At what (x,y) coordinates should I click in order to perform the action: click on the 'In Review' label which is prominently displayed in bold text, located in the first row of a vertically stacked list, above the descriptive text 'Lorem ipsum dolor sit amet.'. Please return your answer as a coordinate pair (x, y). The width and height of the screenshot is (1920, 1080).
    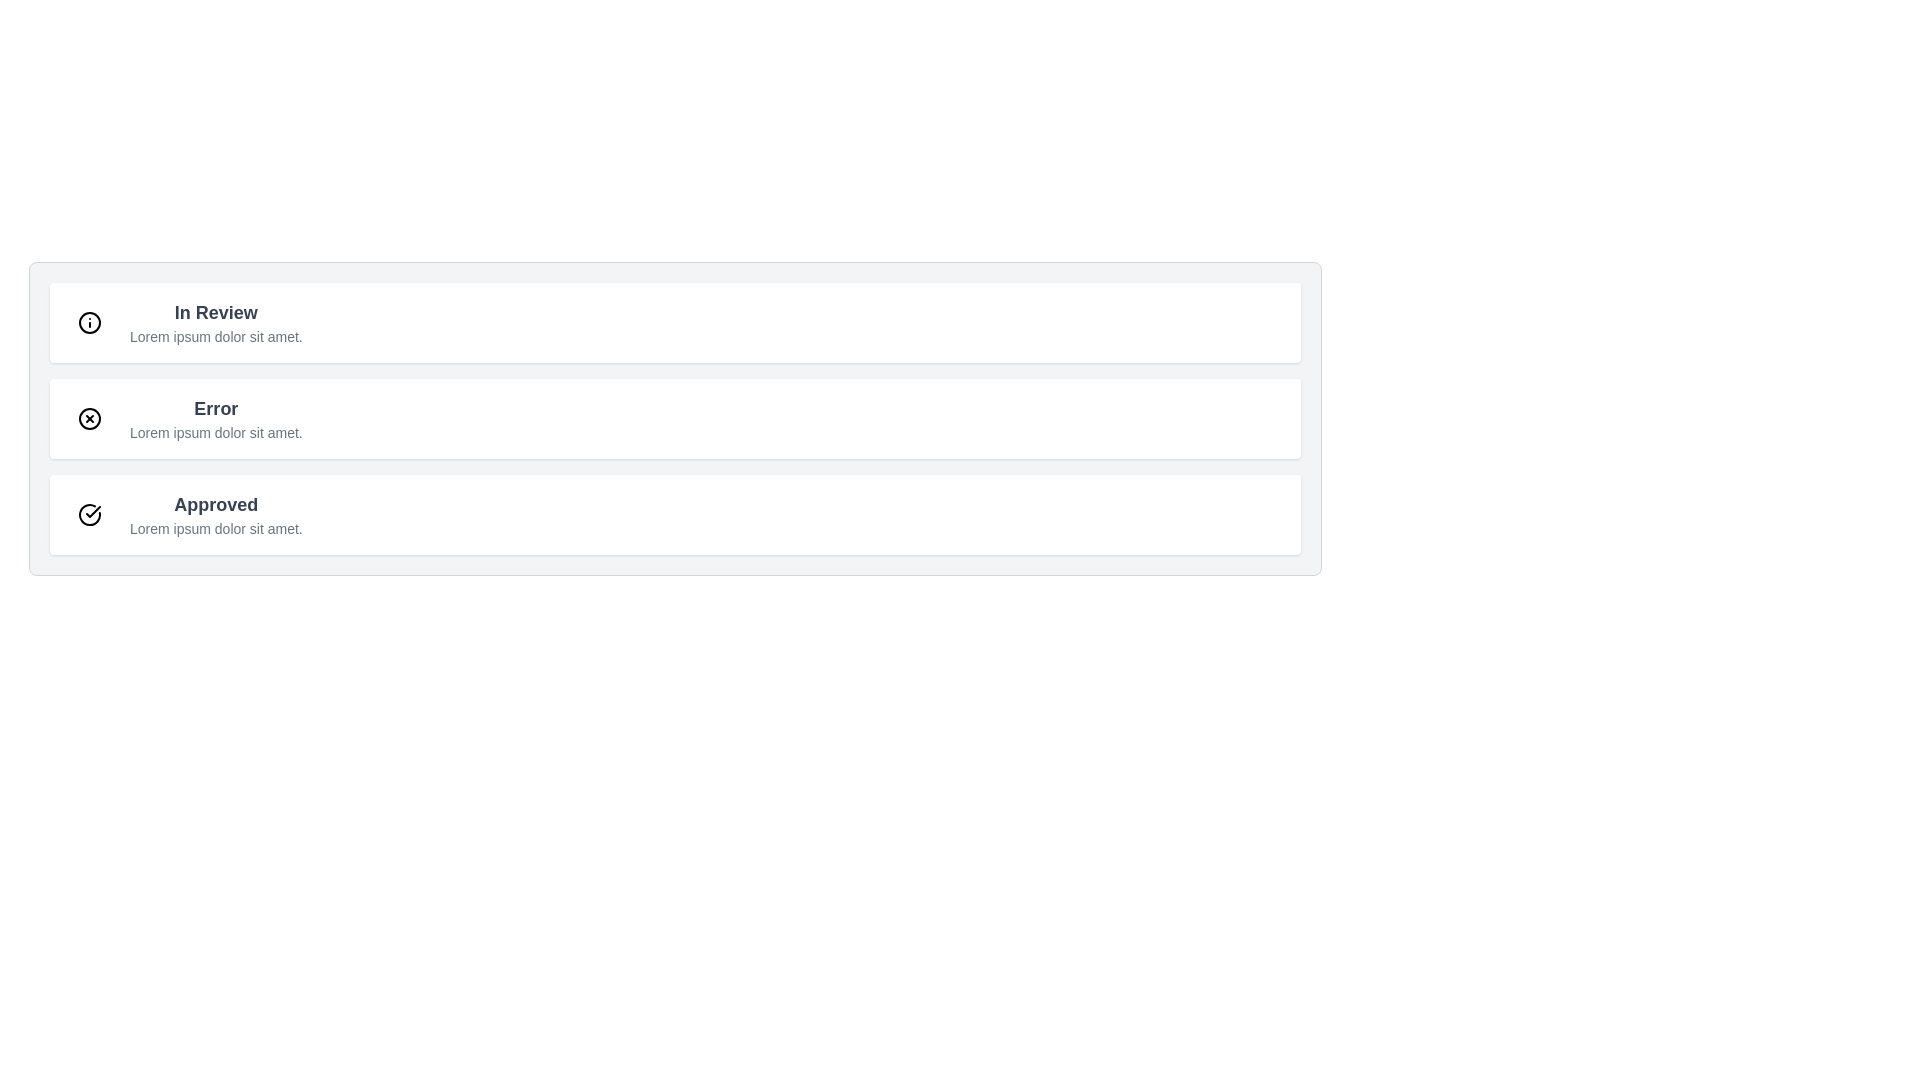
    Looking at the image, I should click on (216, 312).